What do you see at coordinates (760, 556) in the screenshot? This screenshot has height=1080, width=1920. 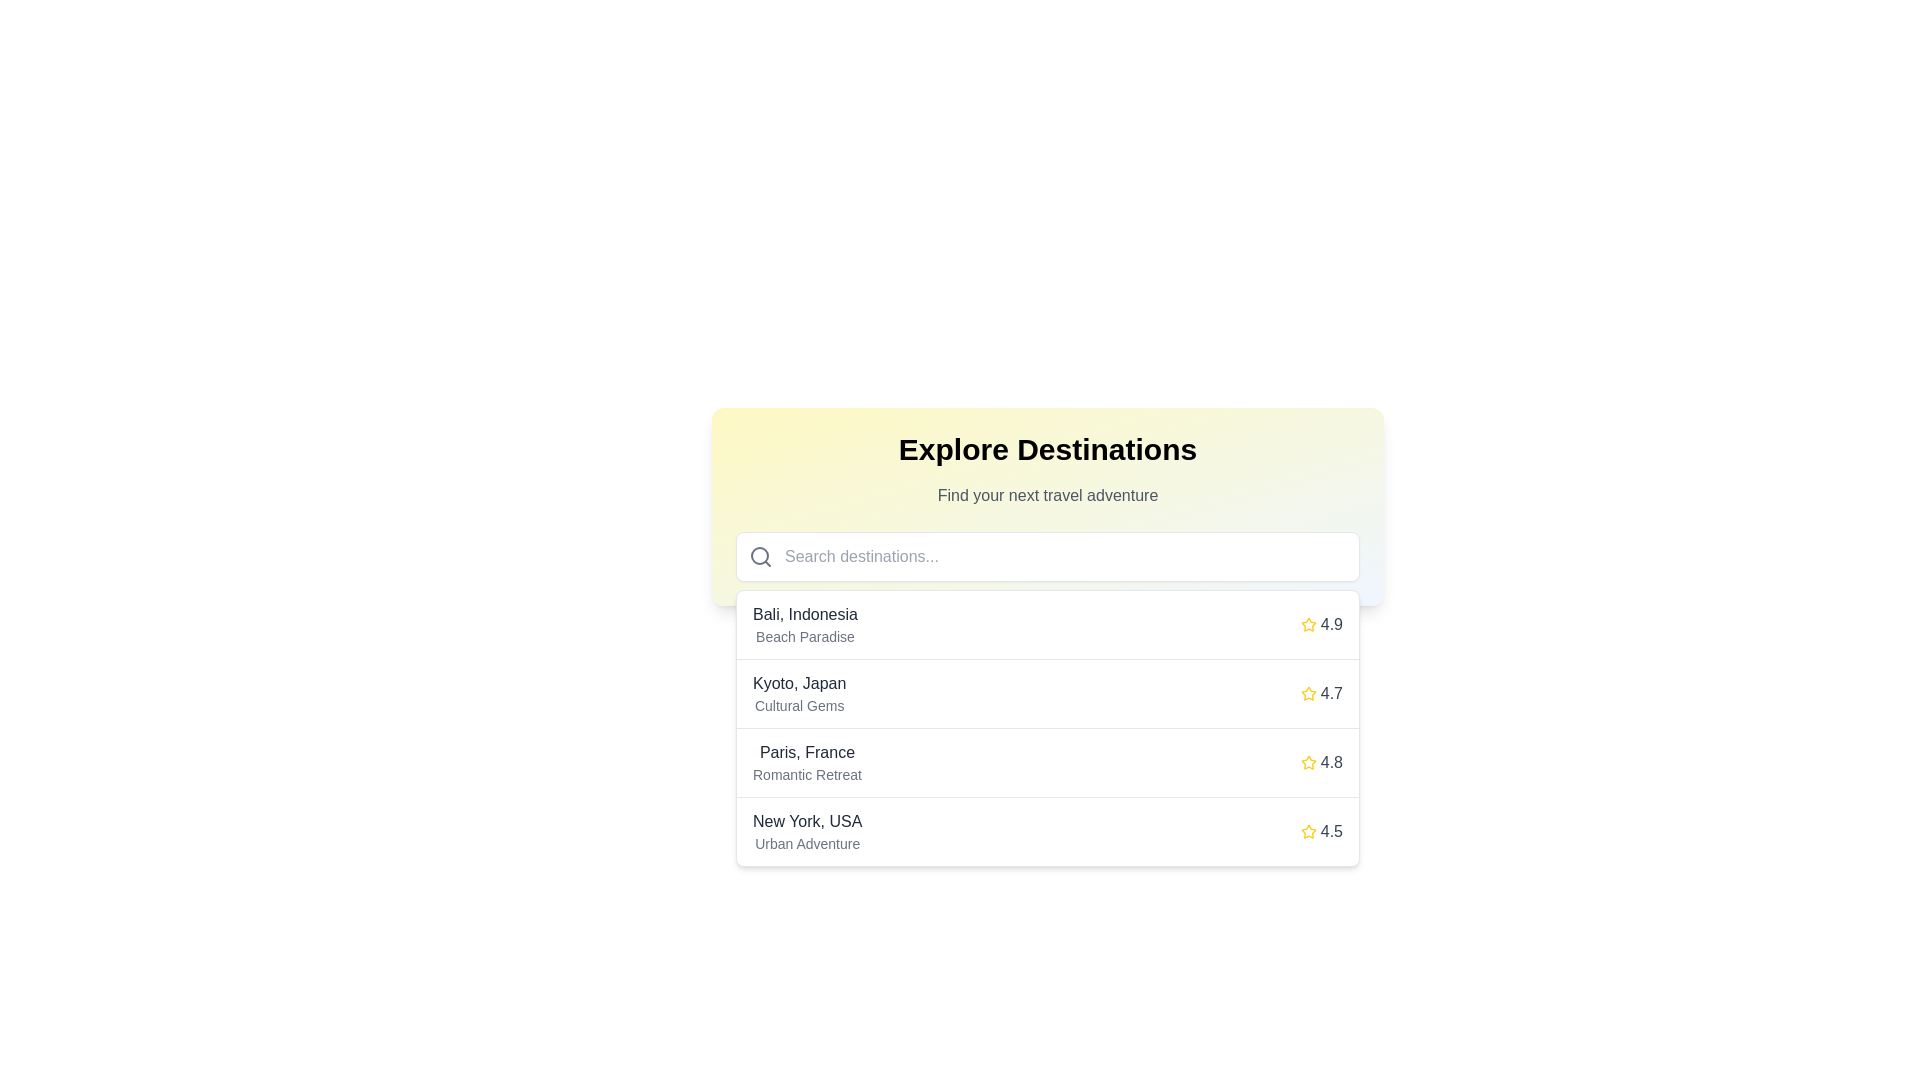 I see `the magnifying glass icon representing the search function, which is styled in a minimalistic line-art design and located at the far-left side inside the search bar below the title 'Explore Destinations'` at bounding box center [760, 556].